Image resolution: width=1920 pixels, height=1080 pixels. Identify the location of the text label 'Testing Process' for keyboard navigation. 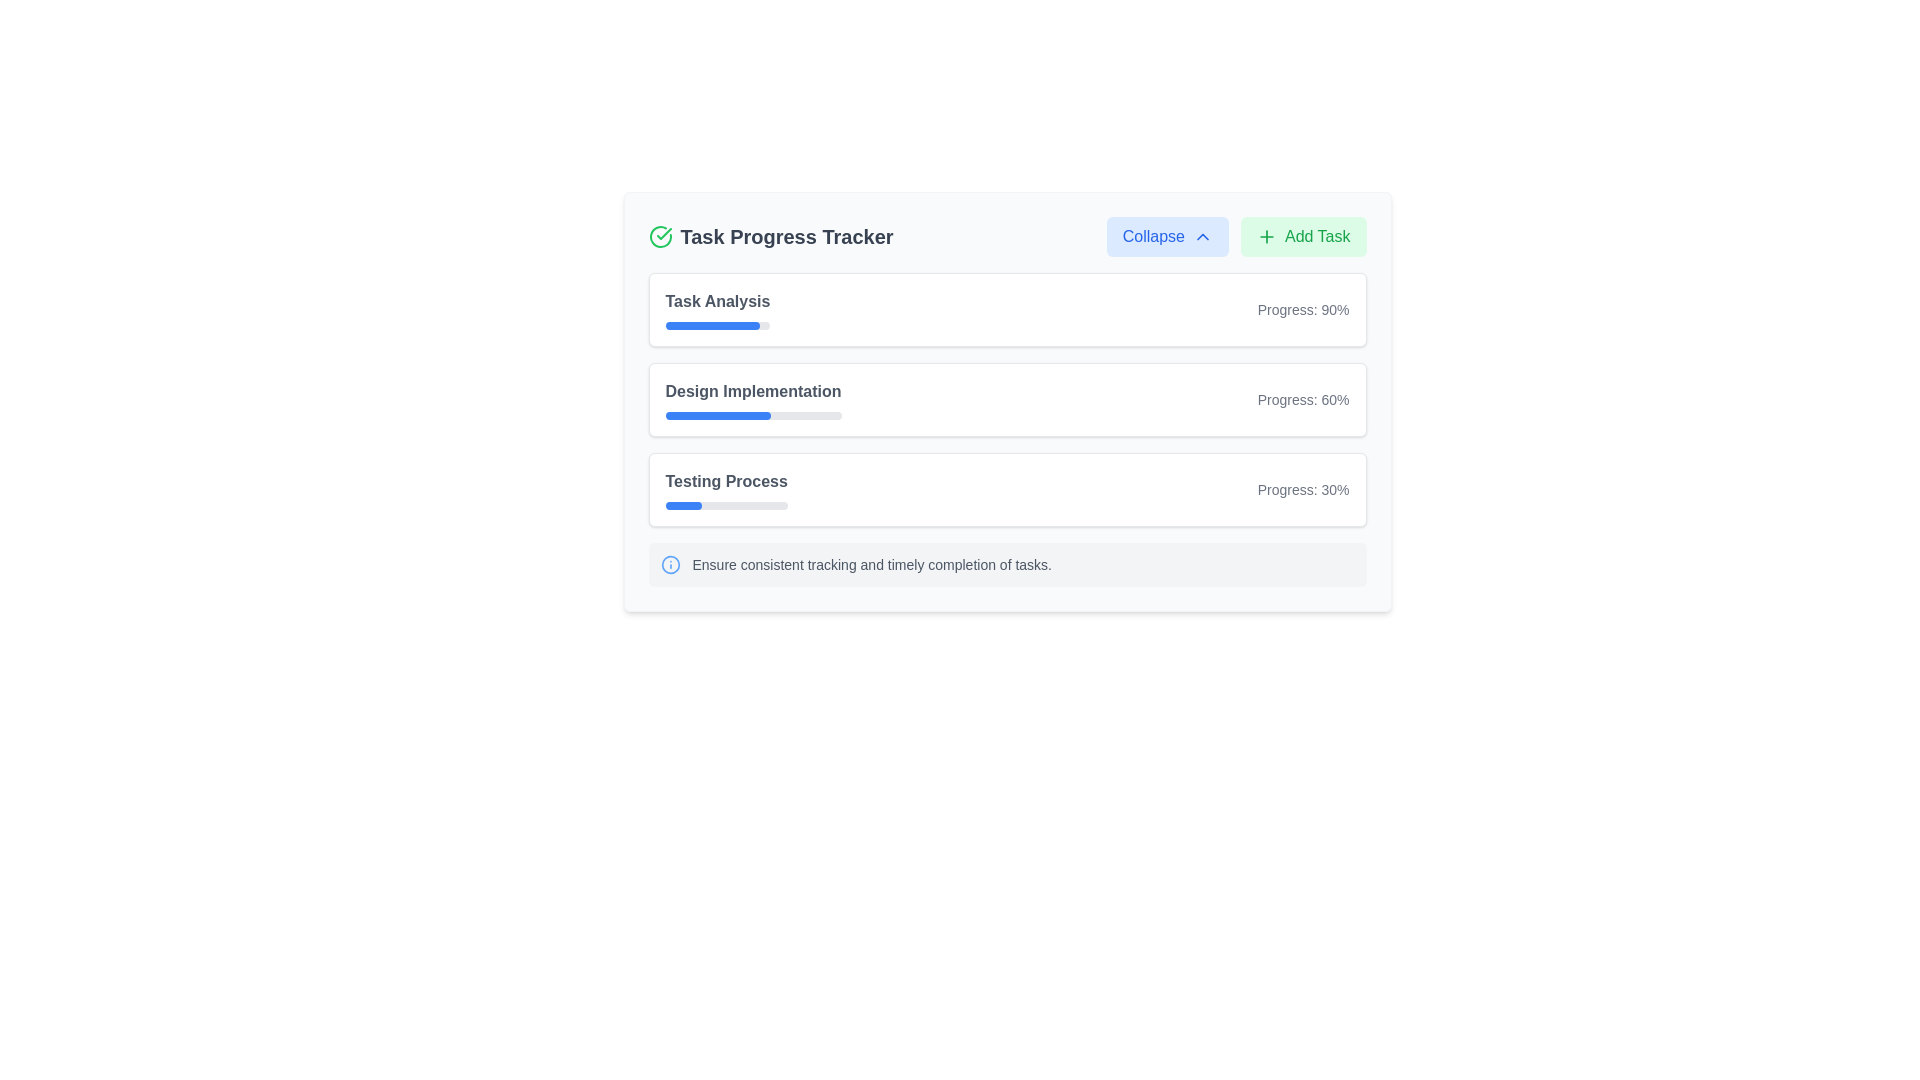
(725, 489).